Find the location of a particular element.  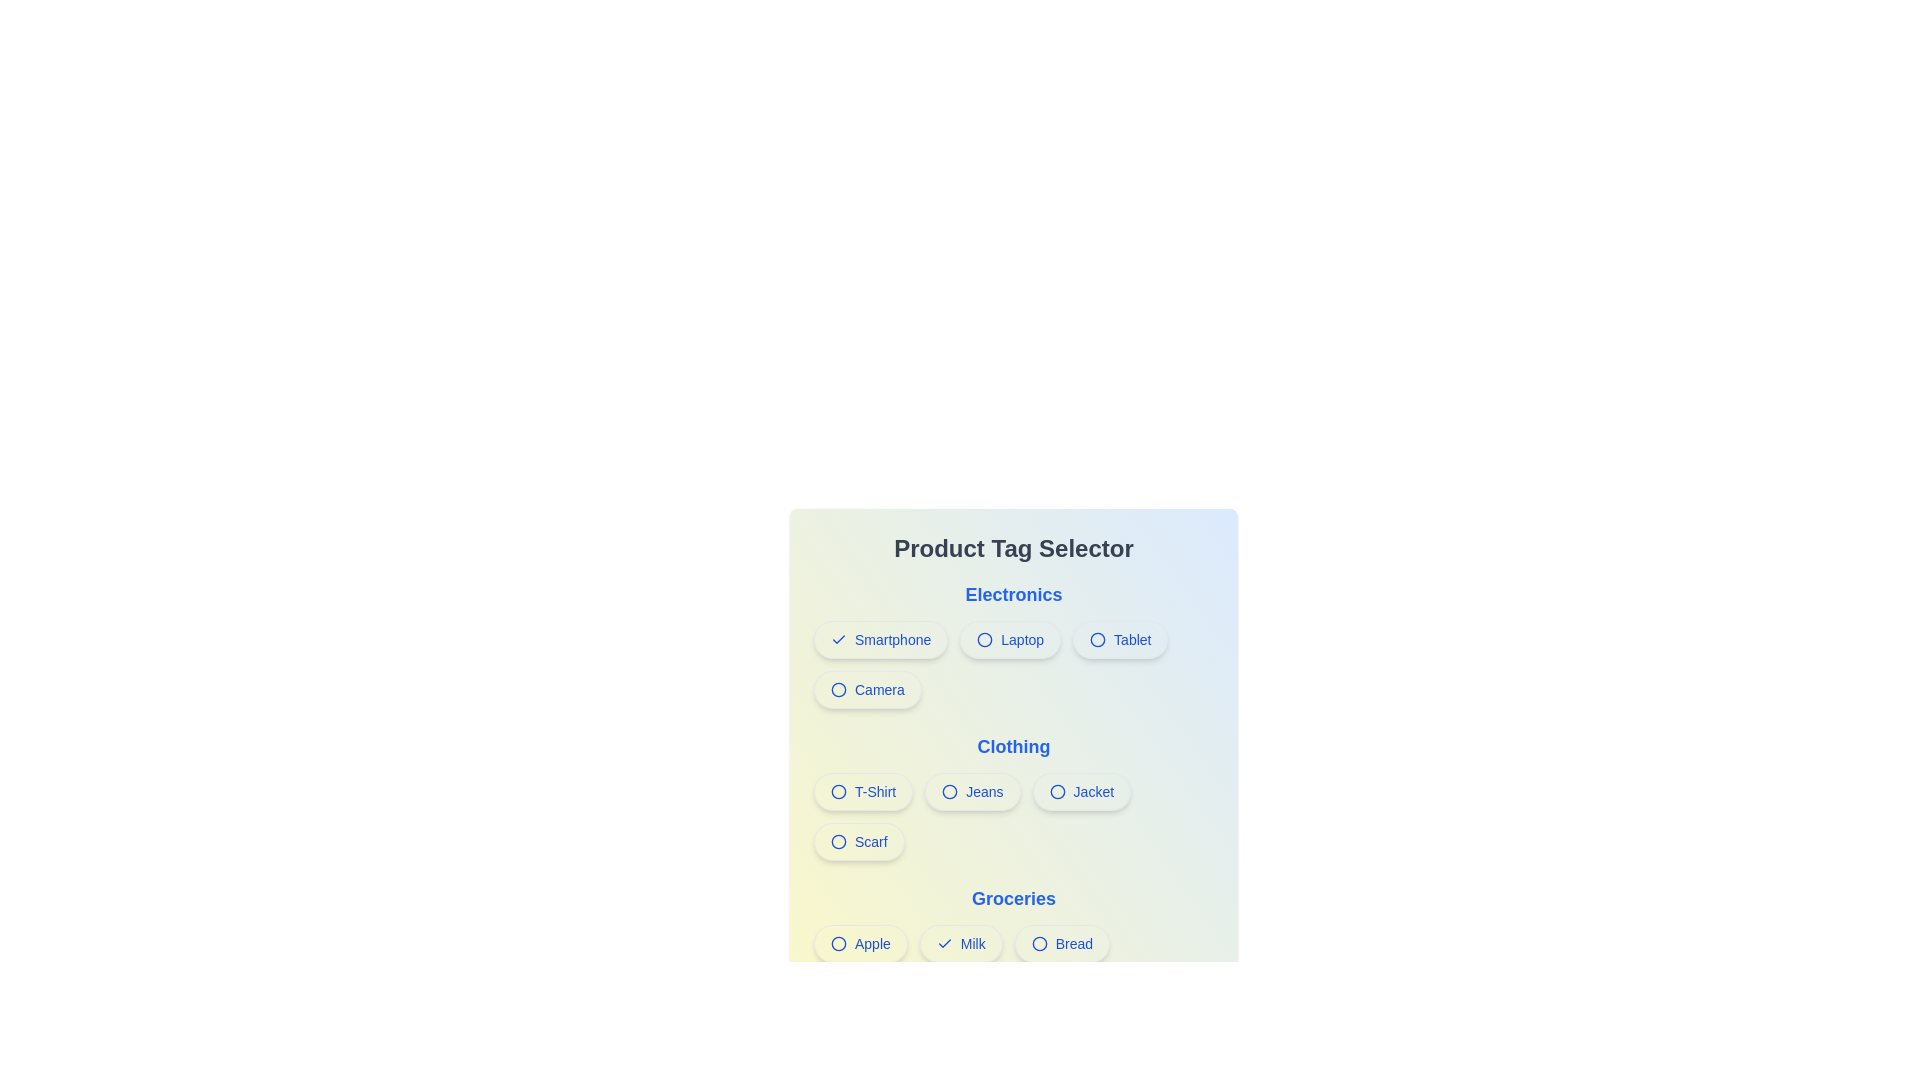

the circular SVG icon styled to resemble a simple outline, which is part of the 'Camera' tag within the 'Electronics' section of the 'Product Tag Selector' interface is located at coordinates (839, 689).